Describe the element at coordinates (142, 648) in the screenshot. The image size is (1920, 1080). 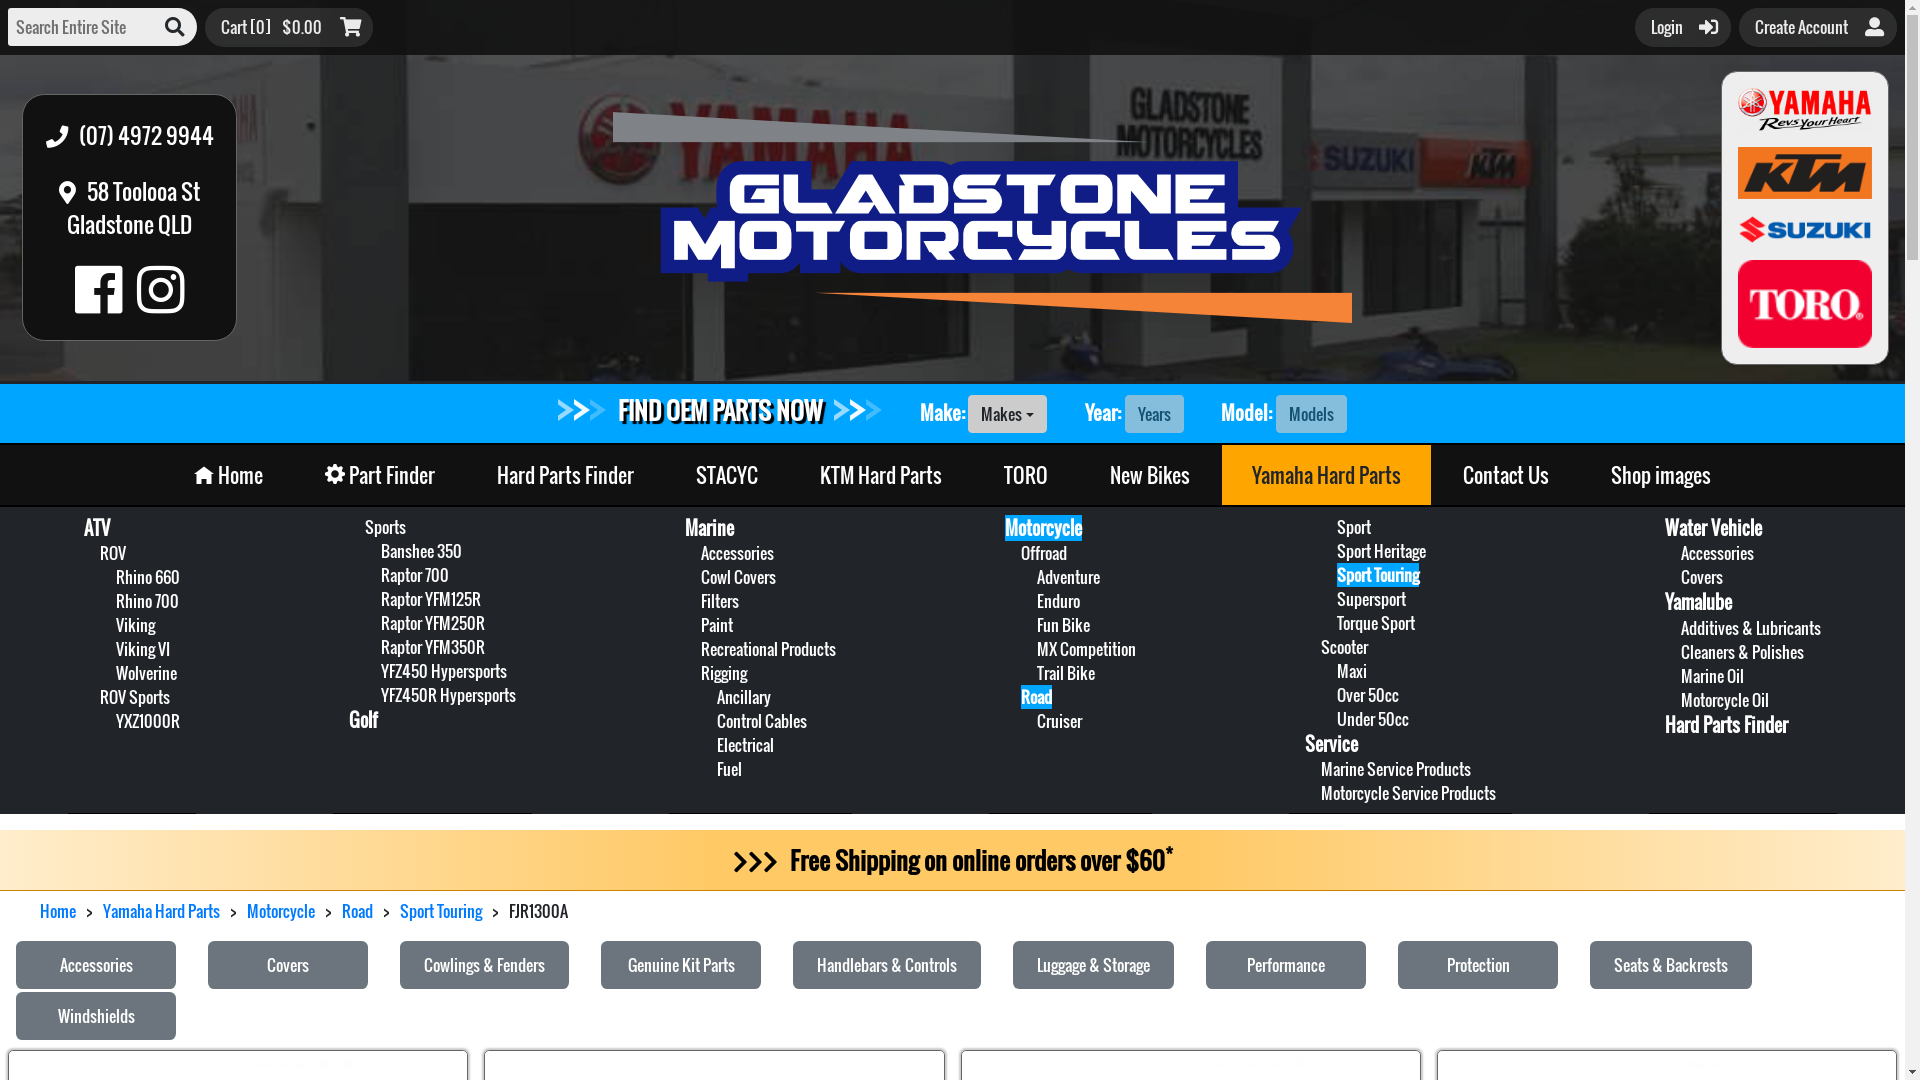
I see `'Viking VI'` at that location.